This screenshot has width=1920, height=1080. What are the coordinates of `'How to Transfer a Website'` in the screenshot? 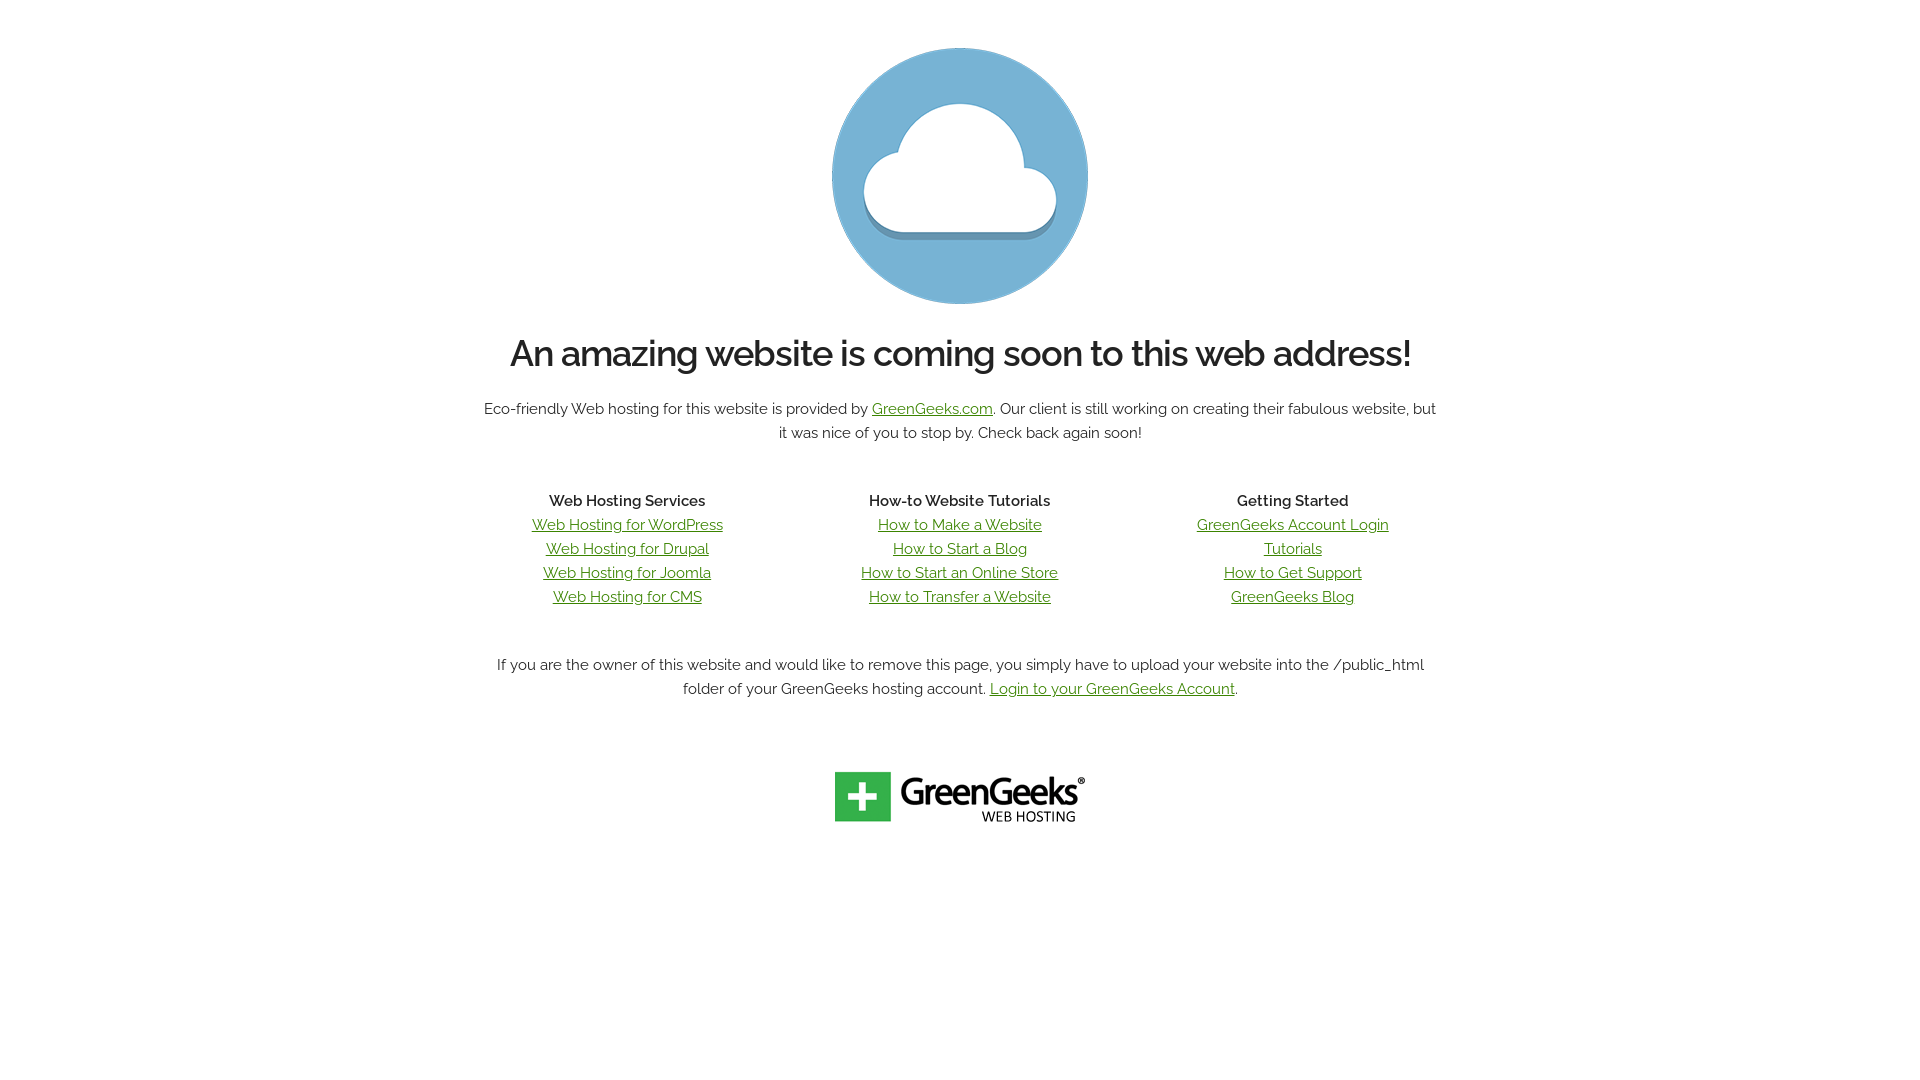 It's located at (960, 596).